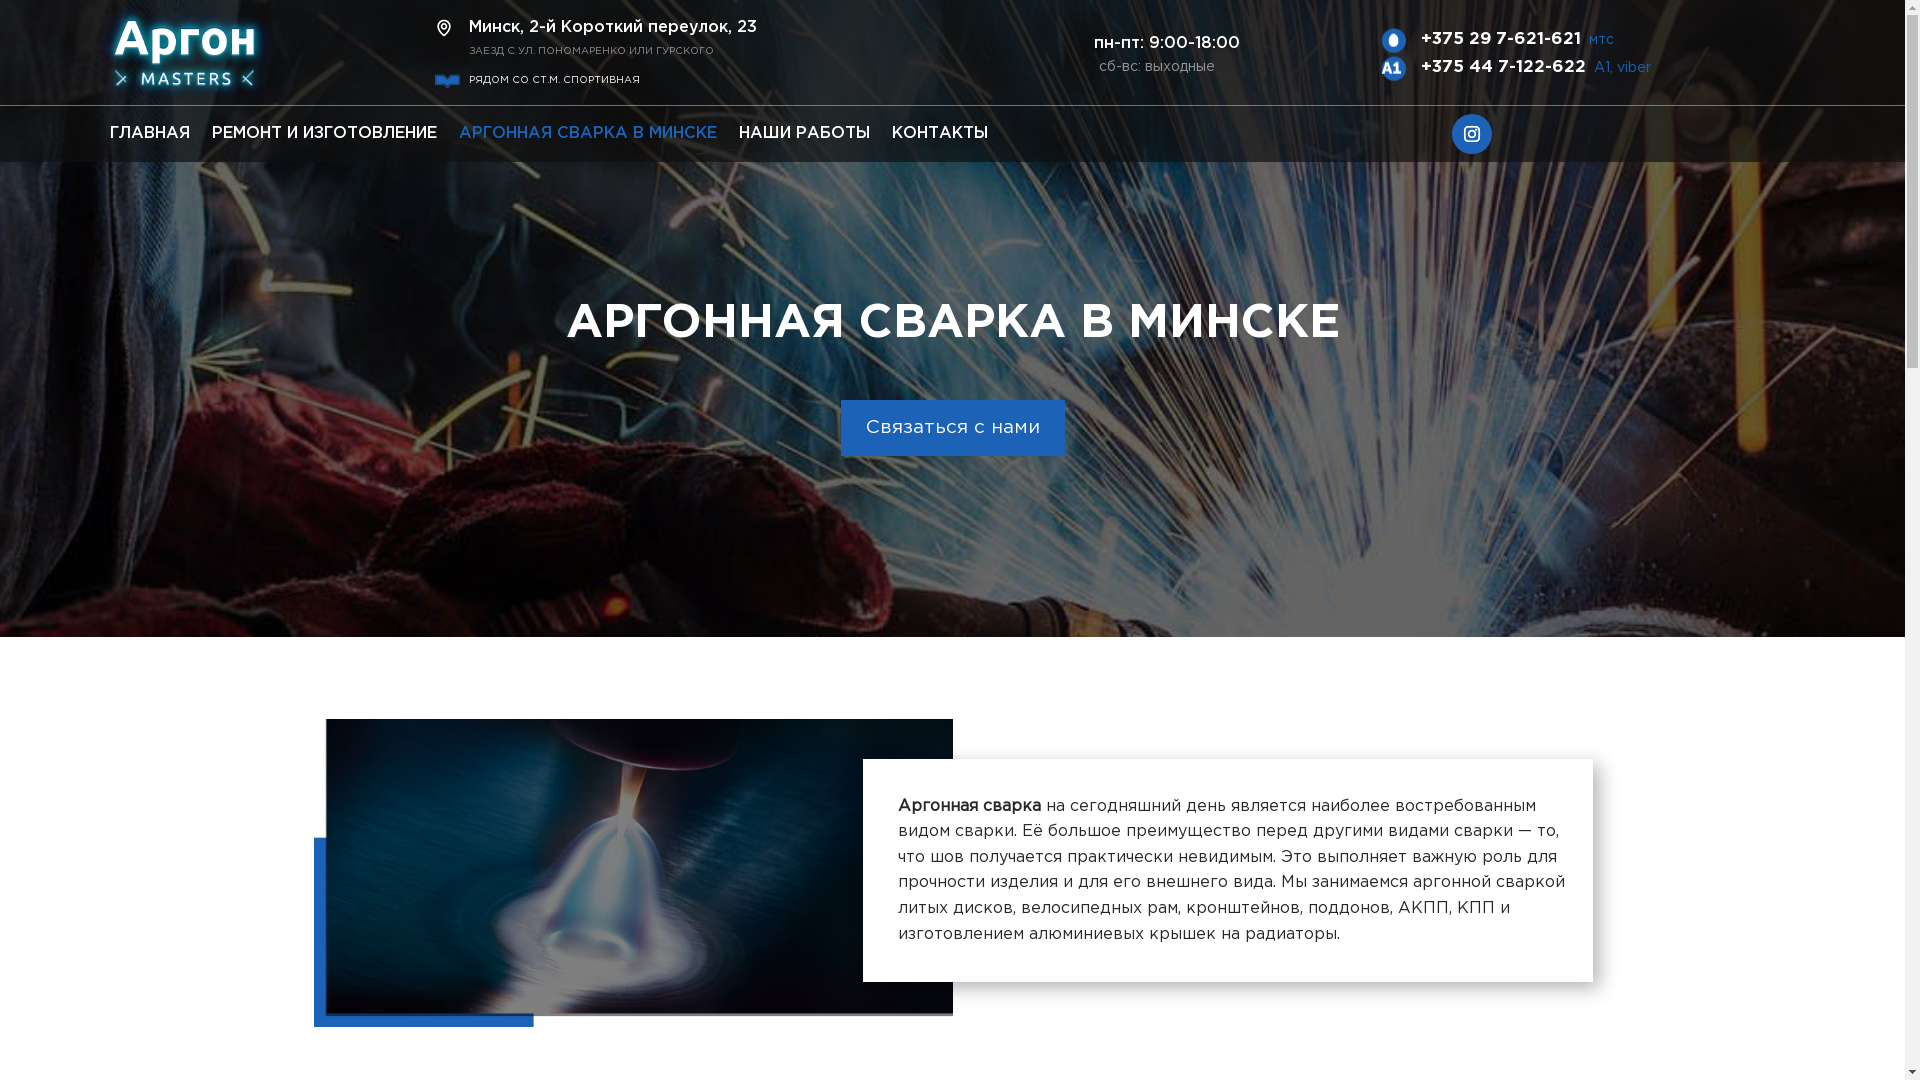 Image resolution: width=1920 pixels, height=1080 pixels. I want to click on '67-22', so click(94, 53).